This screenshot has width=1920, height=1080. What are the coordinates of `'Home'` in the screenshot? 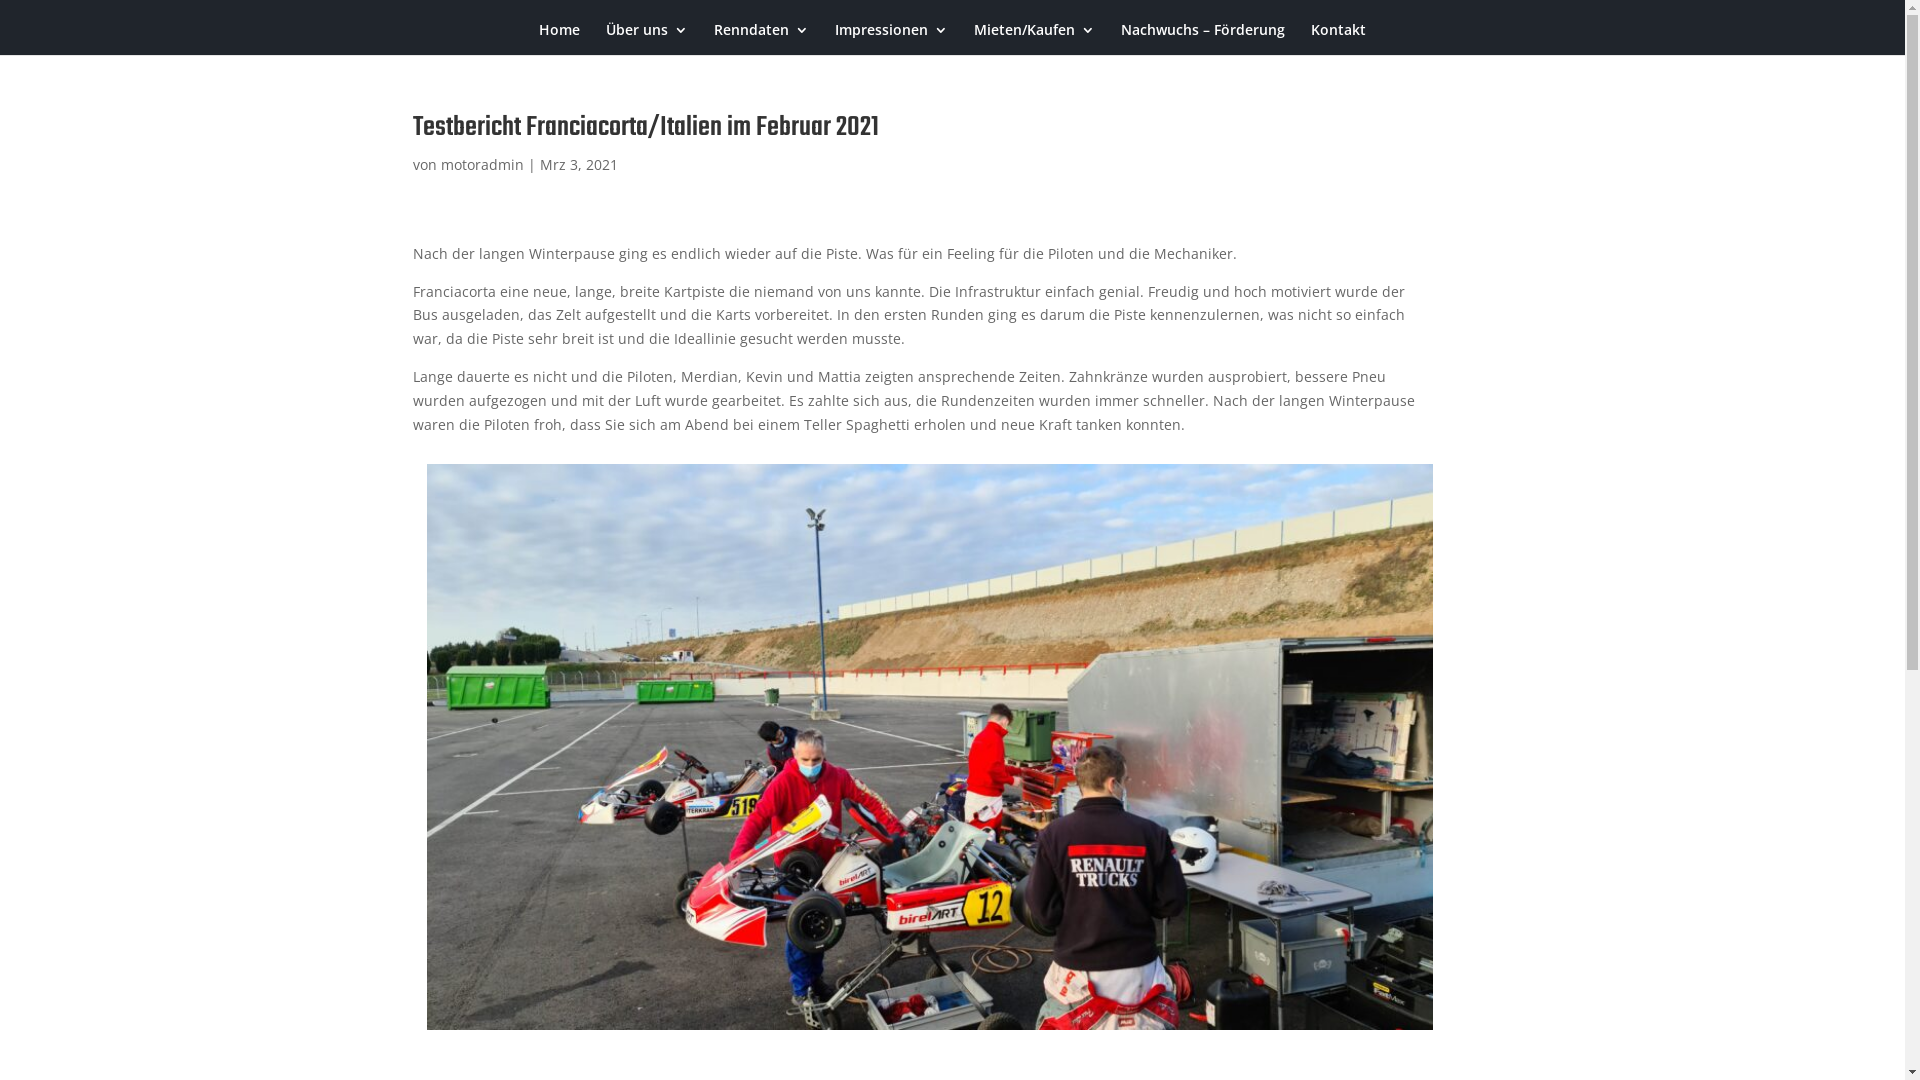 It's located at (538, 38).